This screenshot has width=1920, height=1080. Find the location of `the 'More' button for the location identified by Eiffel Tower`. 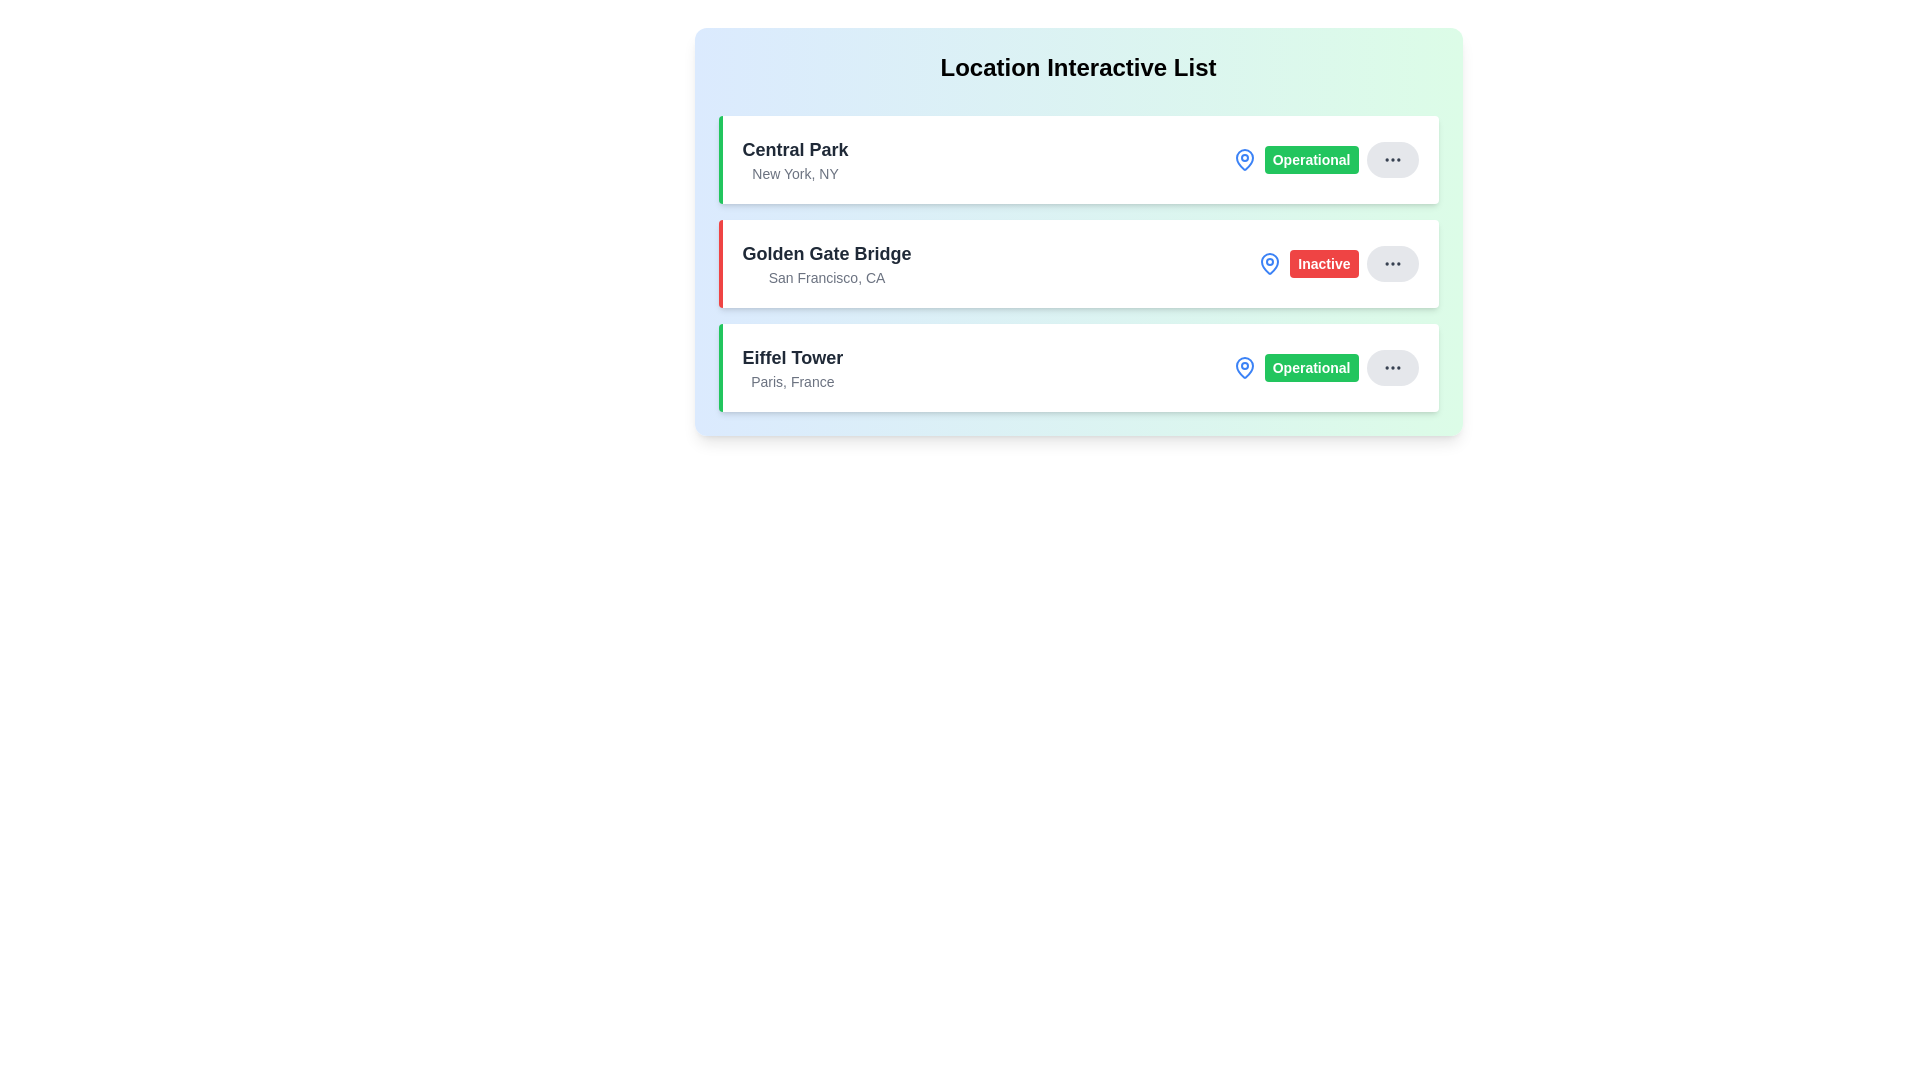

the 'More' button for the location identified by Eiffel Tower is located at coordinates (1391, 367).